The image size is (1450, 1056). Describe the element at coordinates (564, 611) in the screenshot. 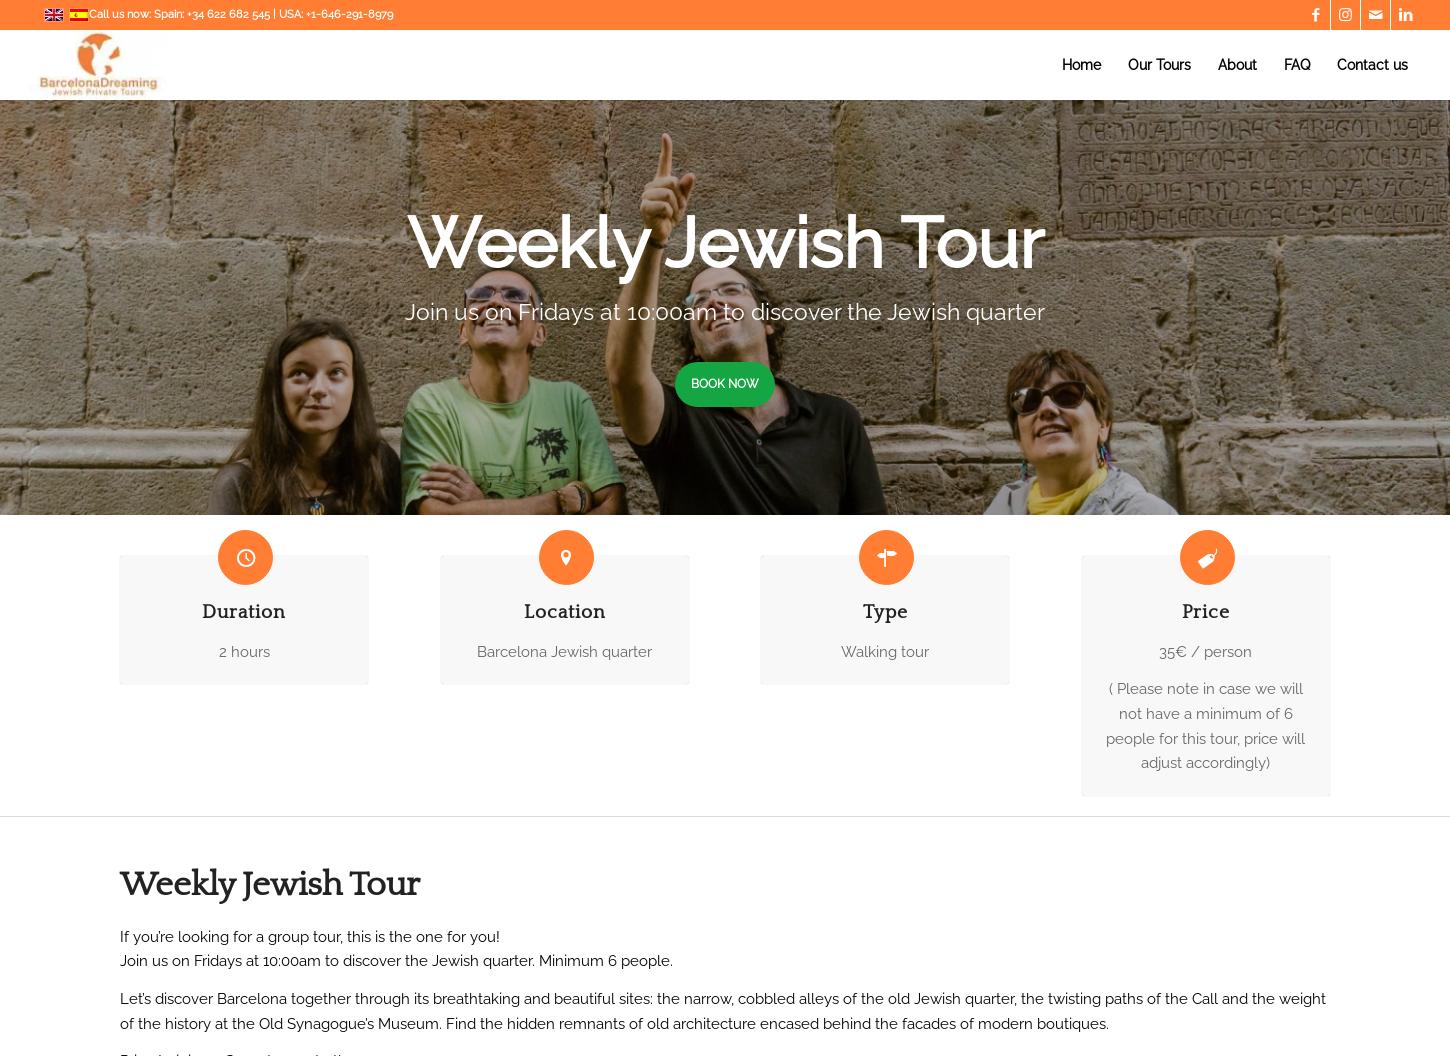

I see `'Location'` at that location.